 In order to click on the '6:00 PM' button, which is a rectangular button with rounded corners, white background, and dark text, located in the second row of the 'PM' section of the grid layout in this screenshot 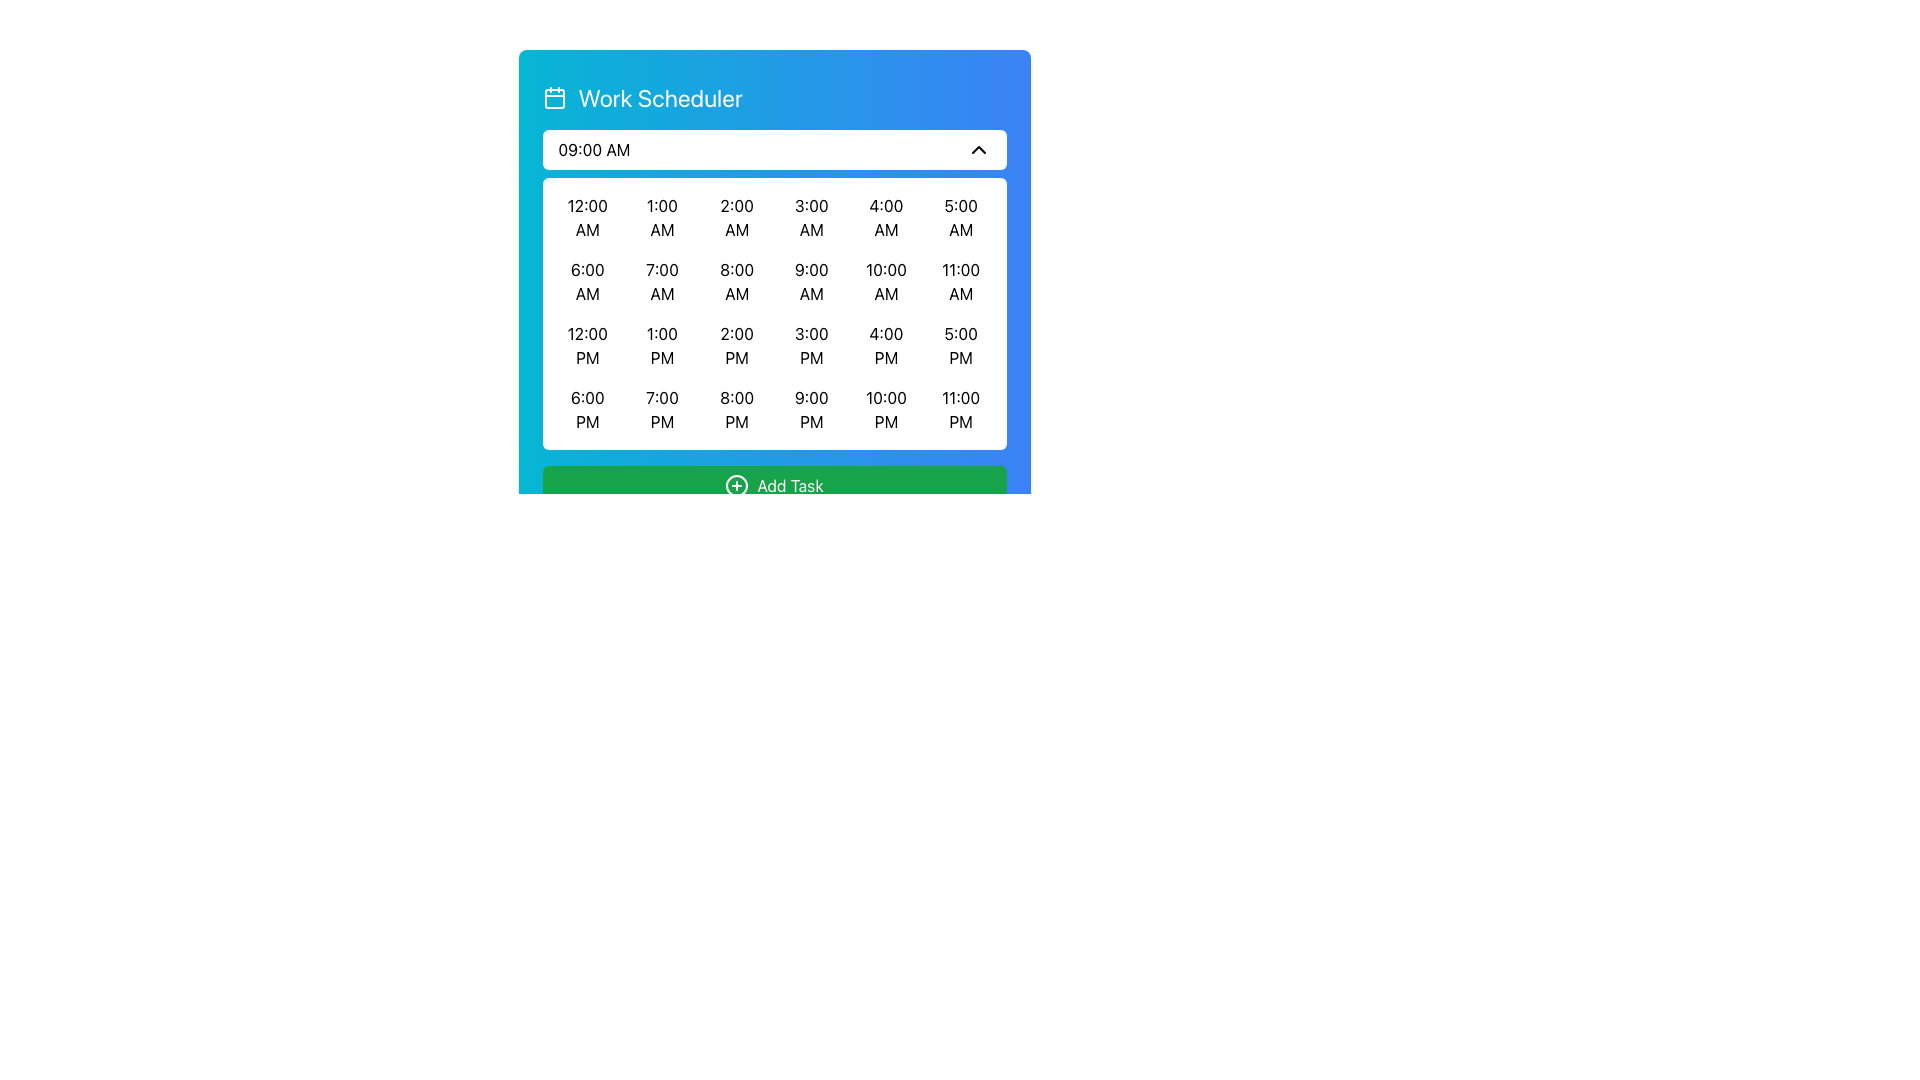, I will do `click(586, 408)`.